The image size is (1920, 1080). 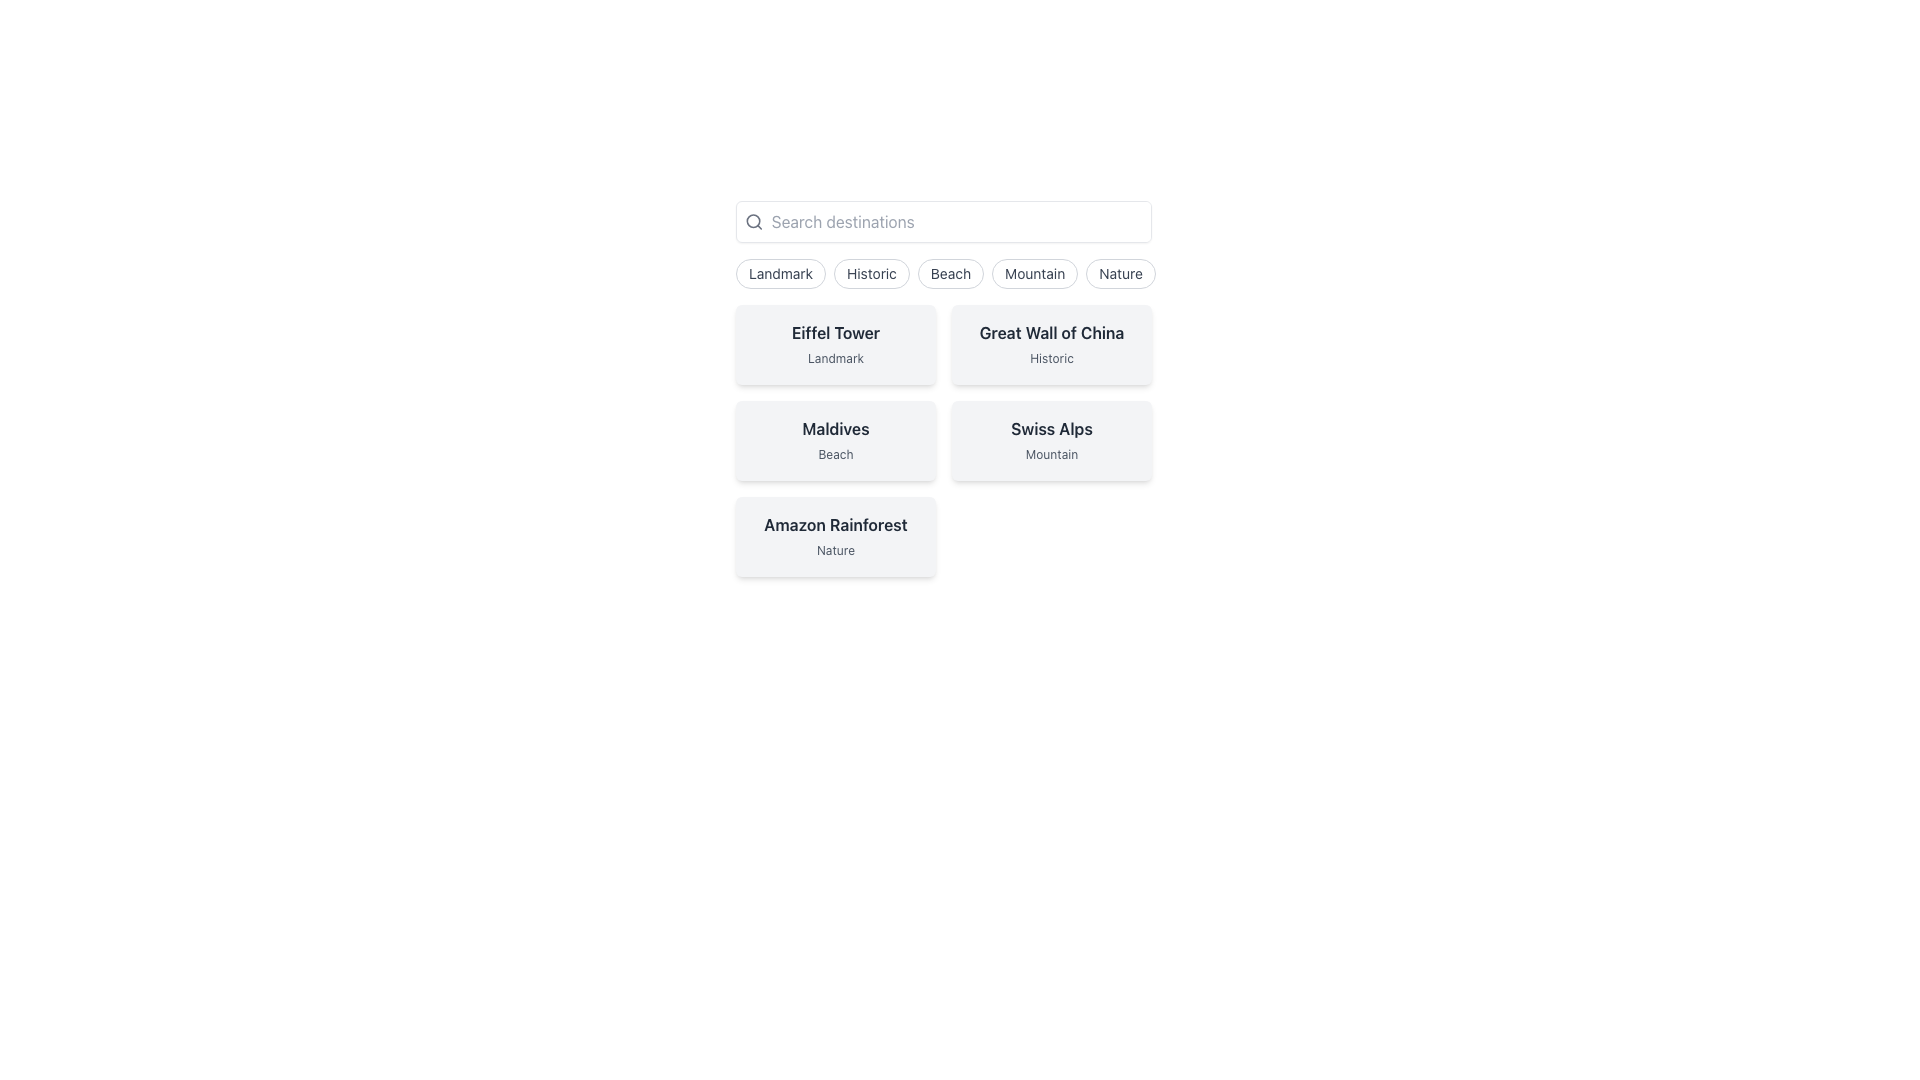 I want to click on the Display card featuring 'Eiffel Tower' with a light gray background and rounded corners, located in the upper-left of a grid layout, so click(x=835, y=343).